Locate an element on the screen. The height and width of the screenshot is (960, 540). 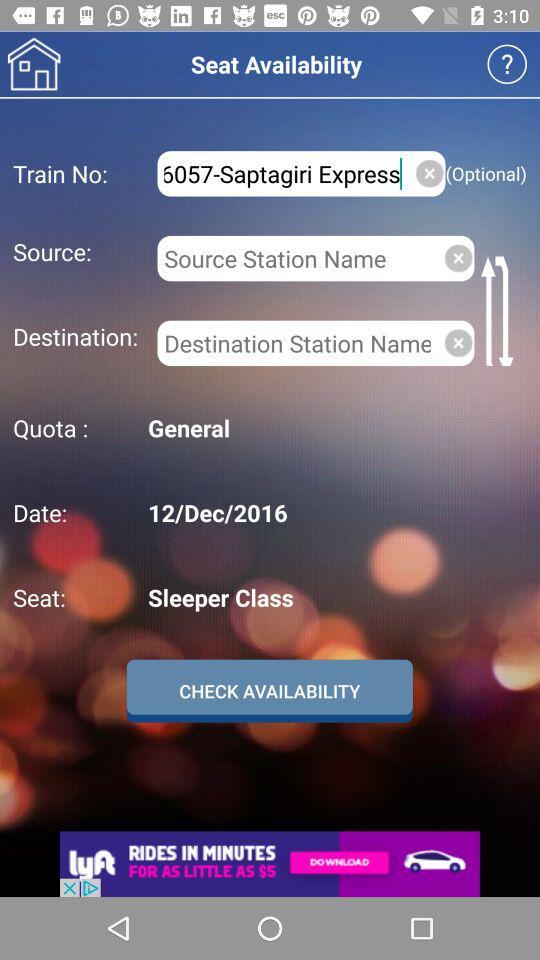
home image indian railway is located at coordinates (33, 64).